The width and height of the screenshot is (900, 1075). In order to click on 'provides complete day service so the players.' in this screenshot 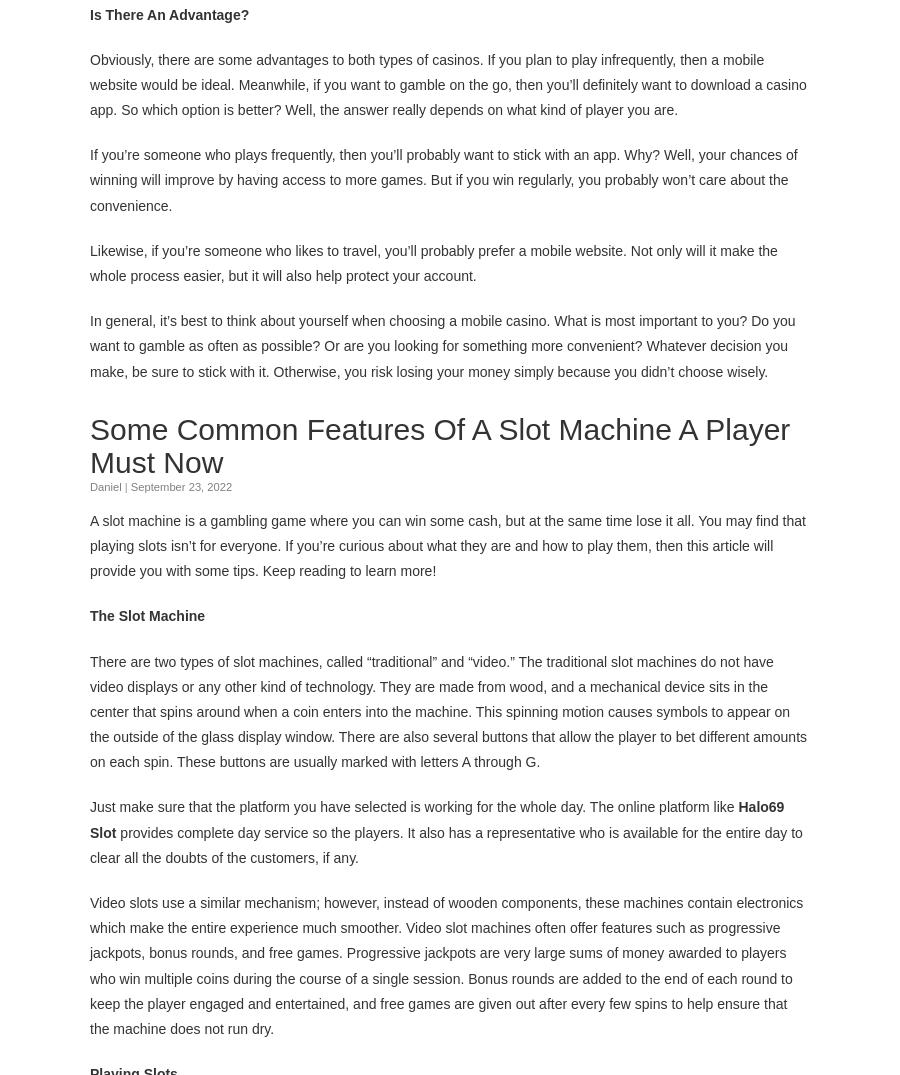, I will do `click(258, 832)`.